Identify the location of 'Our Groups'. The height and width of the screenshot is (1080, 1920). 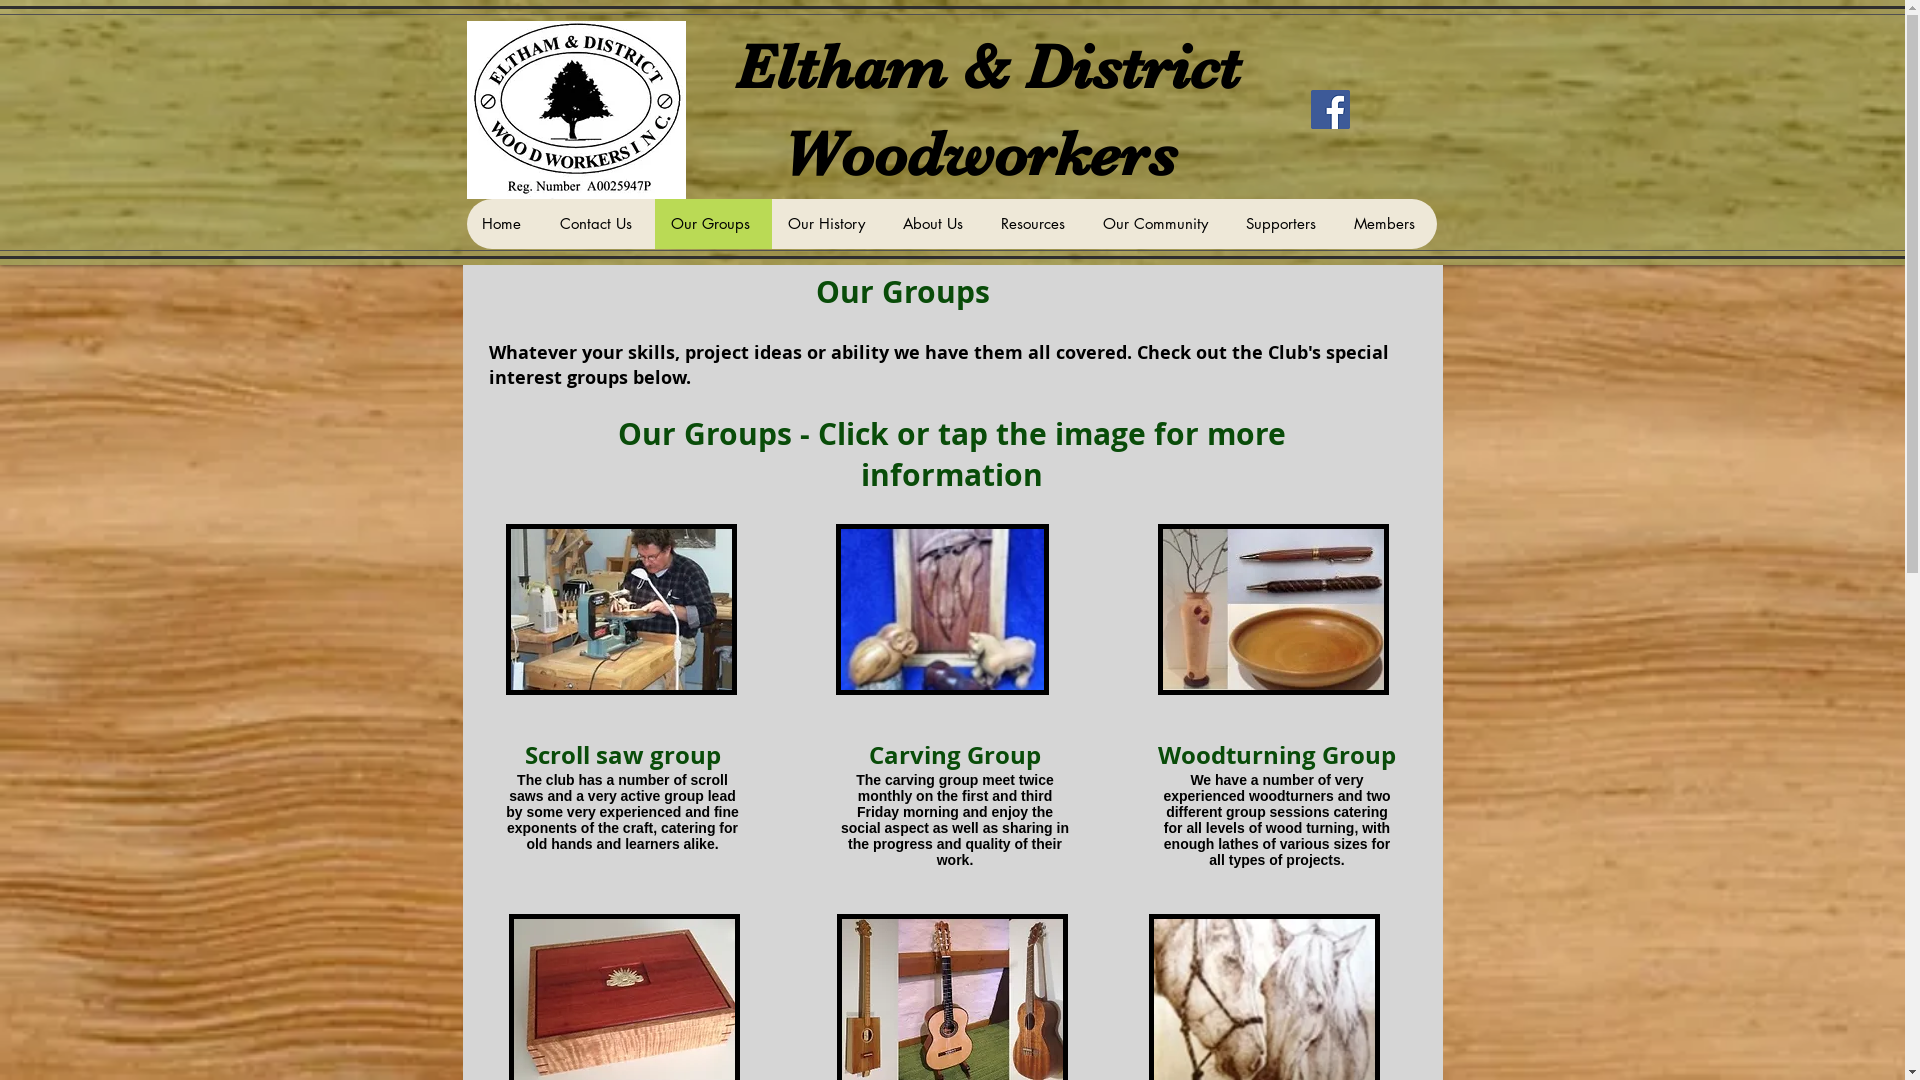
(653, 223).